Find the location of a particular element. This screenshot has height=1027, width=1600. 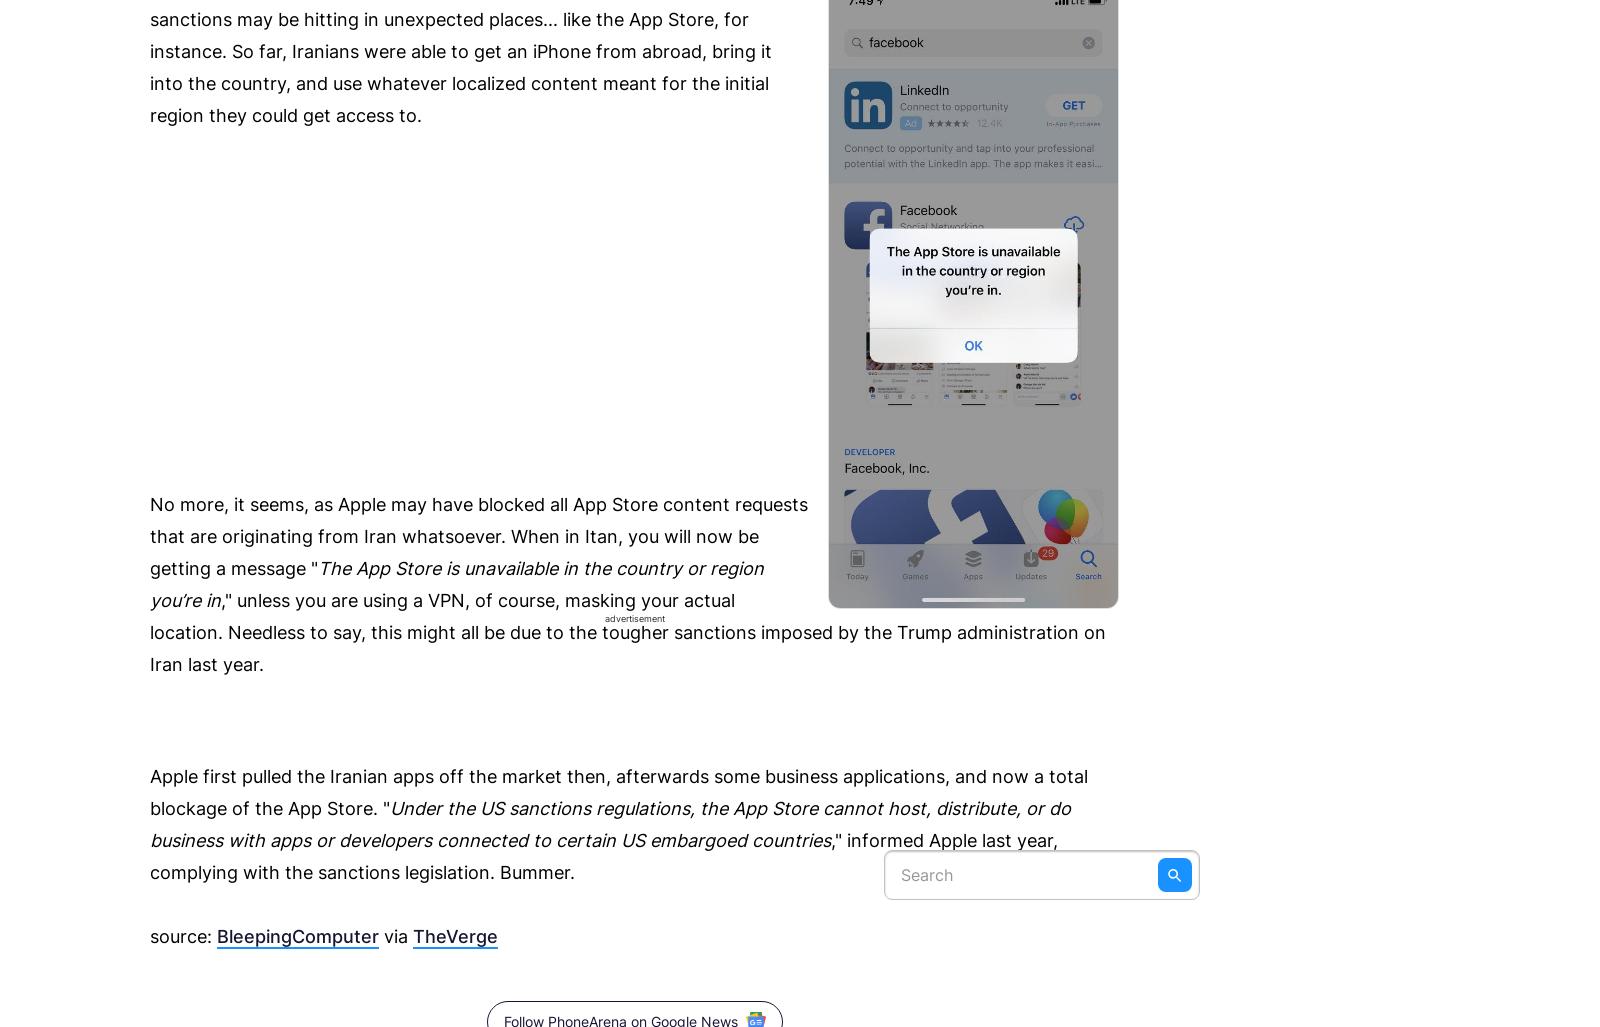

'Terms of Use' is located at coordinates (700, 76).